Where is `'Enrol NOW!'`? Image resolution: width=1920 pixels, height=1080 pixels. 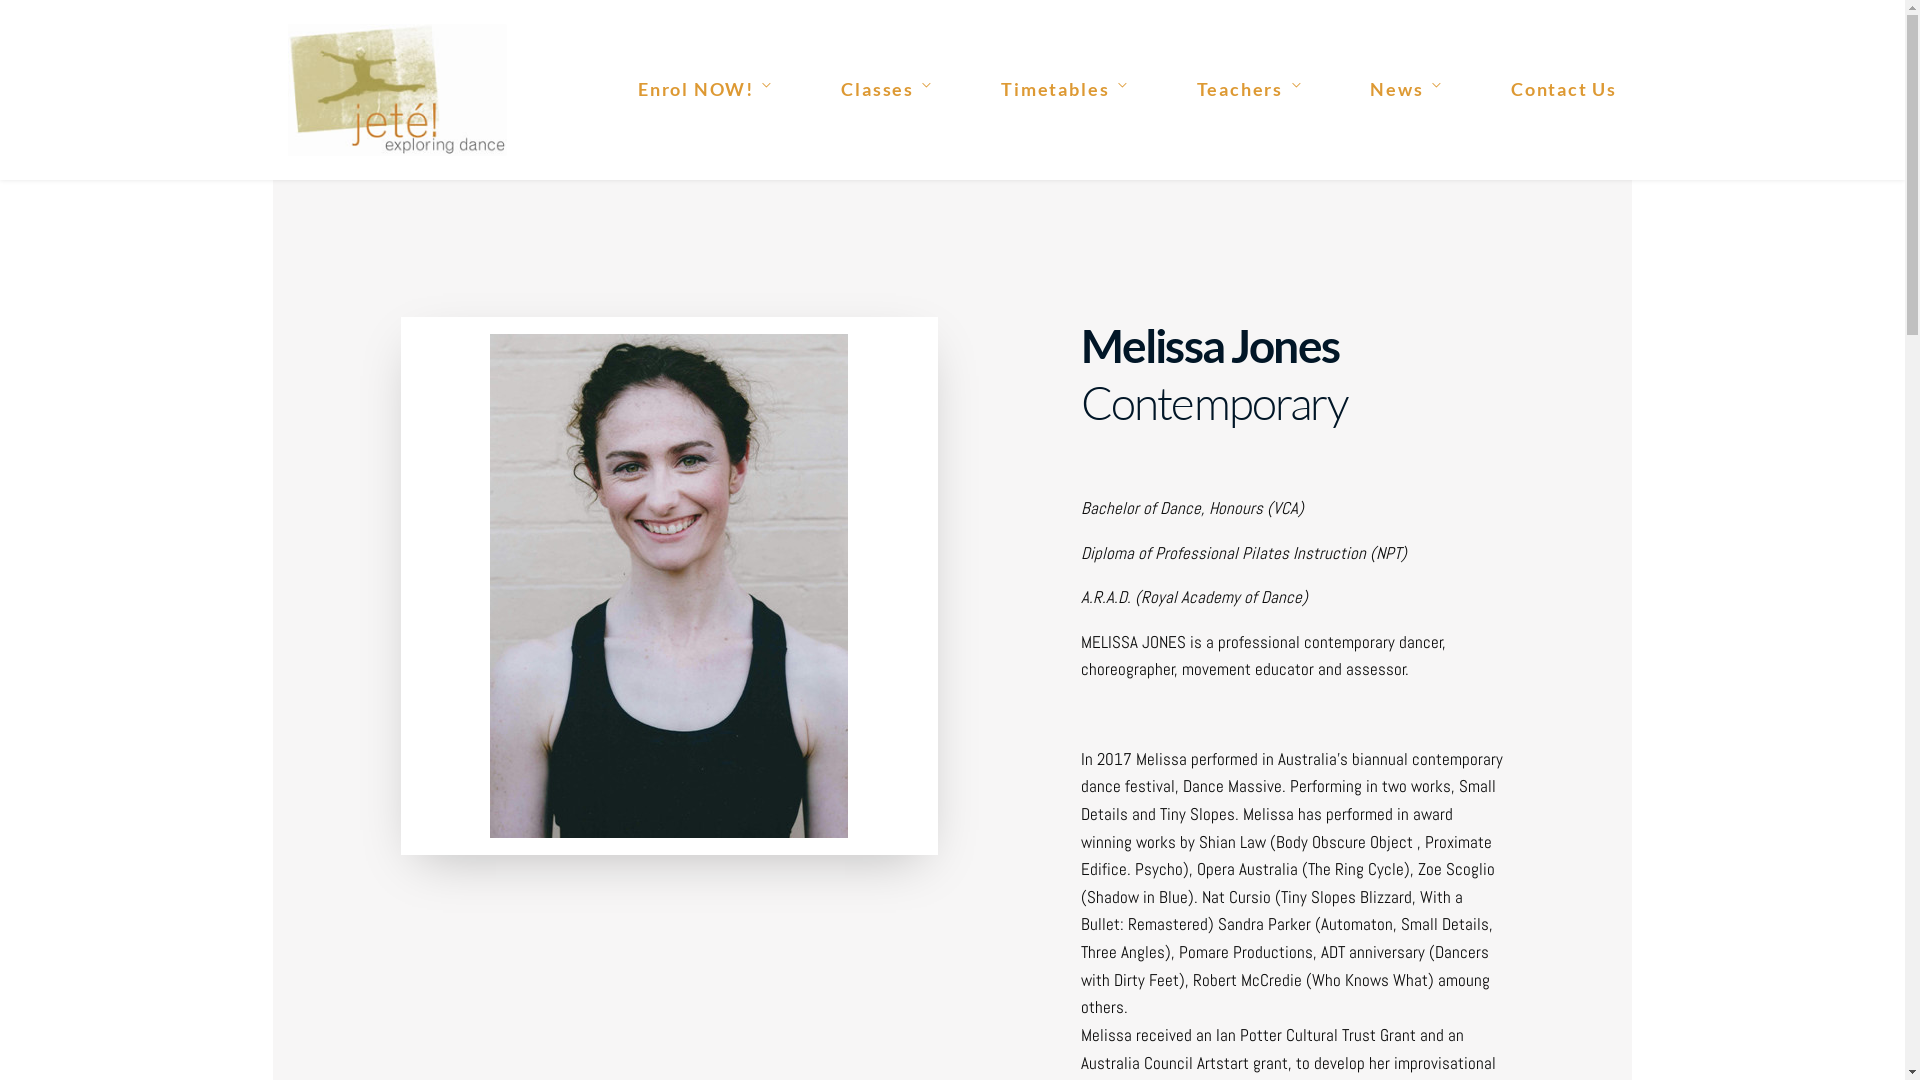
'Enrol NOW!' is located at coordinates (637, 88).